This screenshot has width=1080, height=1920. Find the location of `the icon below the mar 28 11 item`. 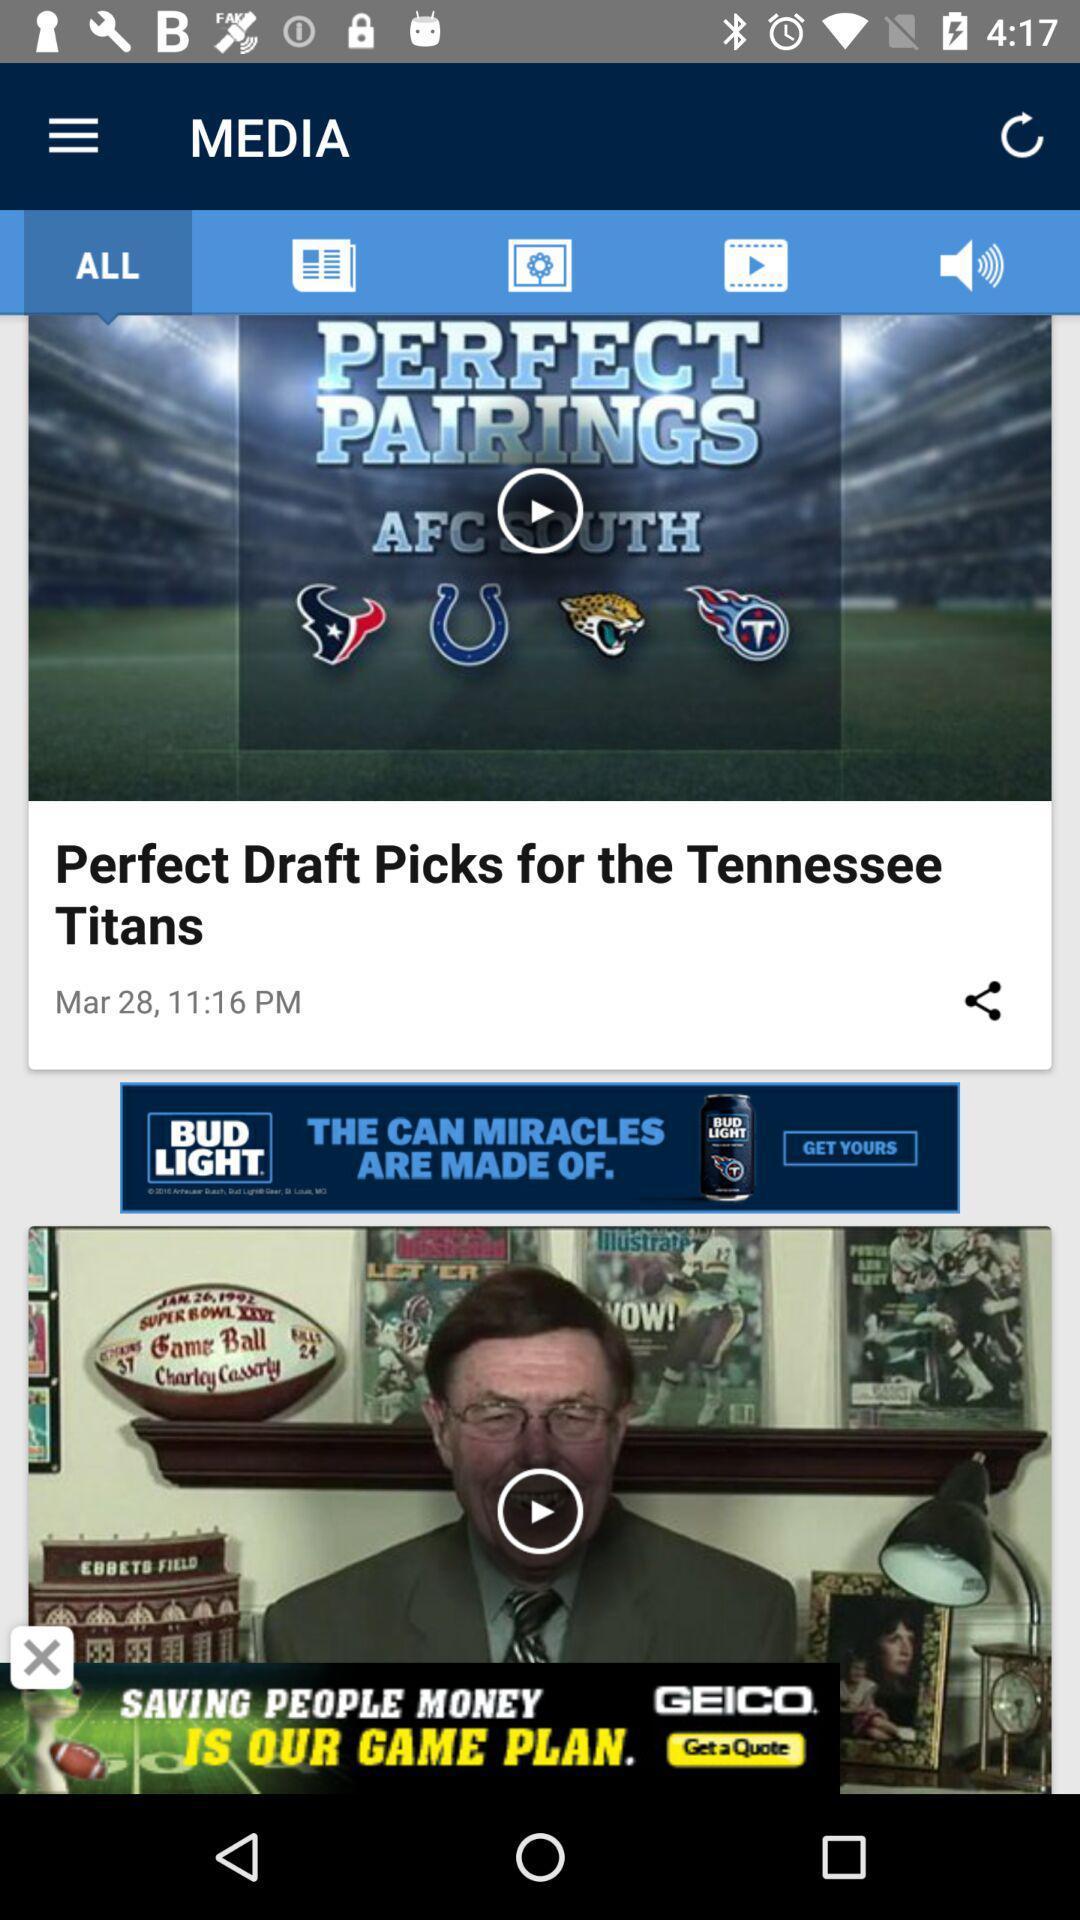

the icon below the mar 28 11 item is located at coordinates (42, 1657).